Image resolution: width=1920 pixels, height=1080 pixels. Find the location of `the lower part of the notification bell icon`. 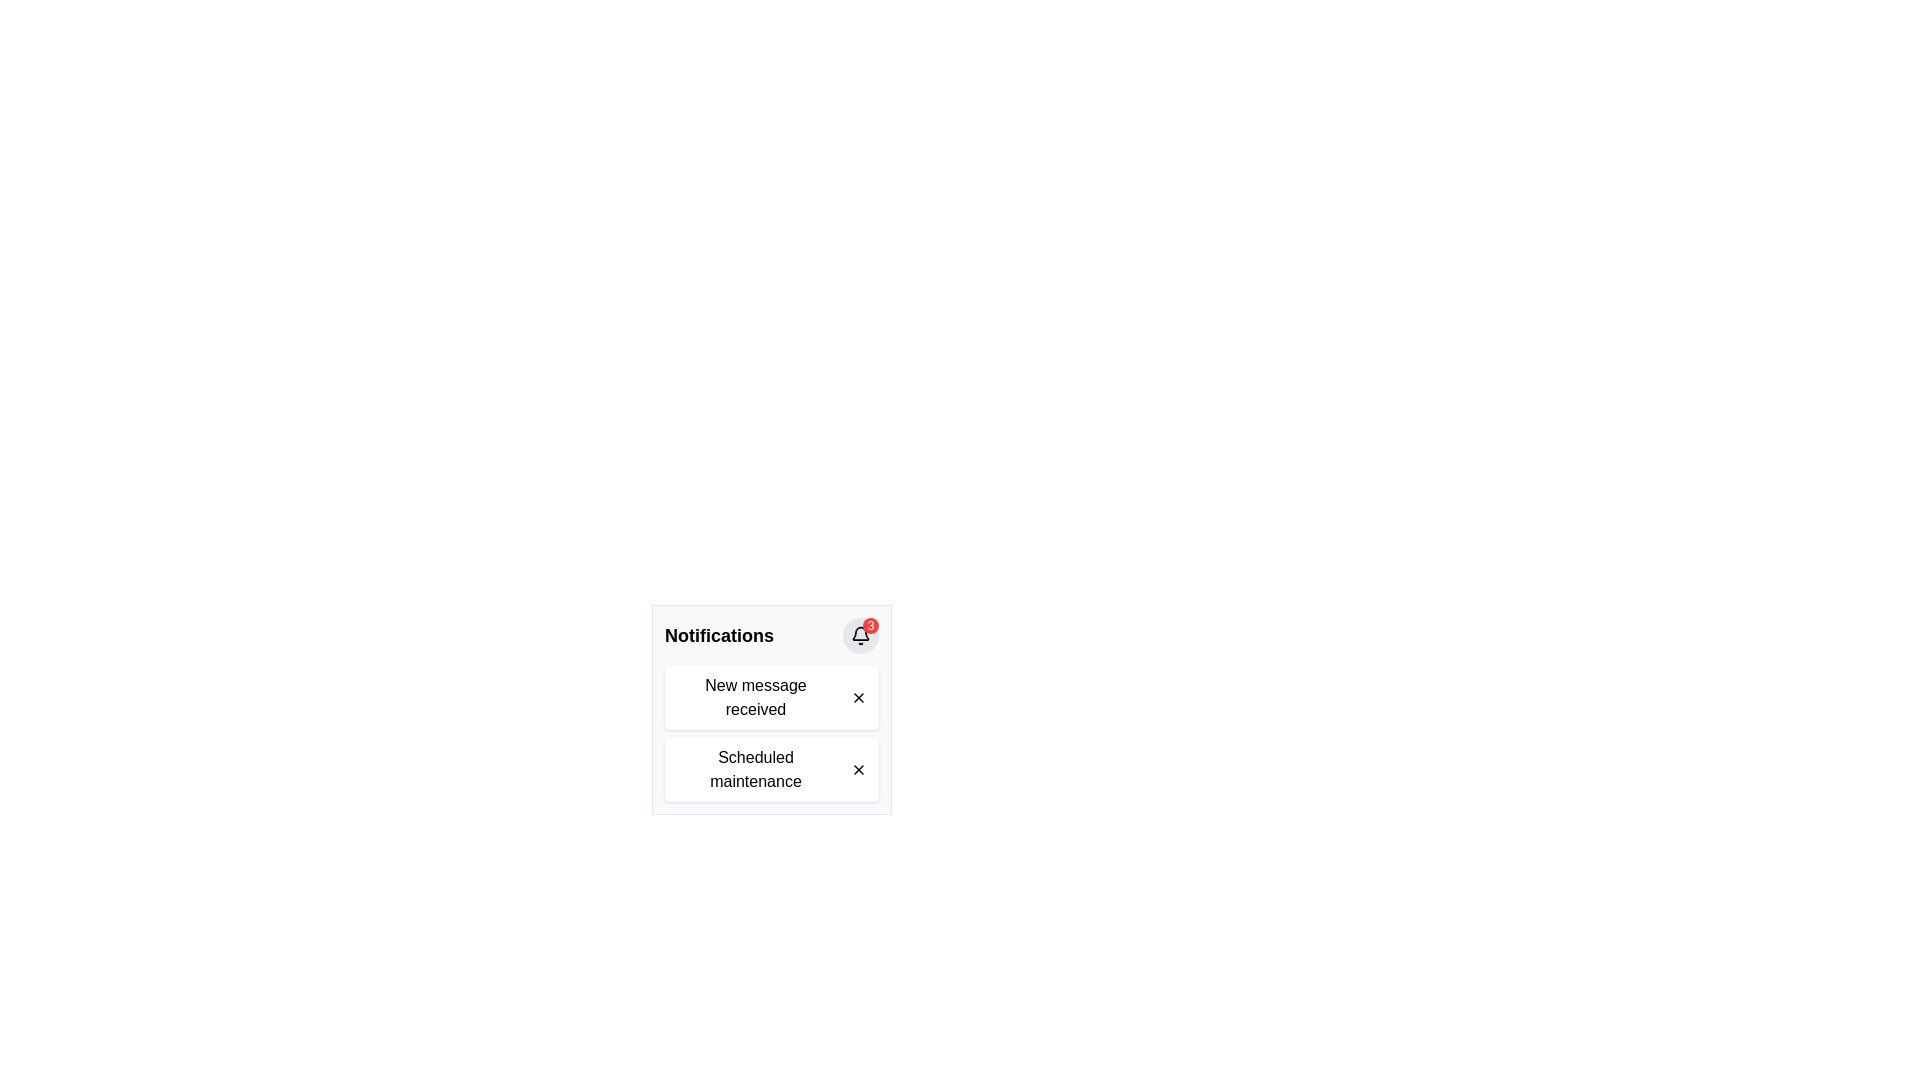

the lower part of the notification bell icon is located at coordinates (860, 633).